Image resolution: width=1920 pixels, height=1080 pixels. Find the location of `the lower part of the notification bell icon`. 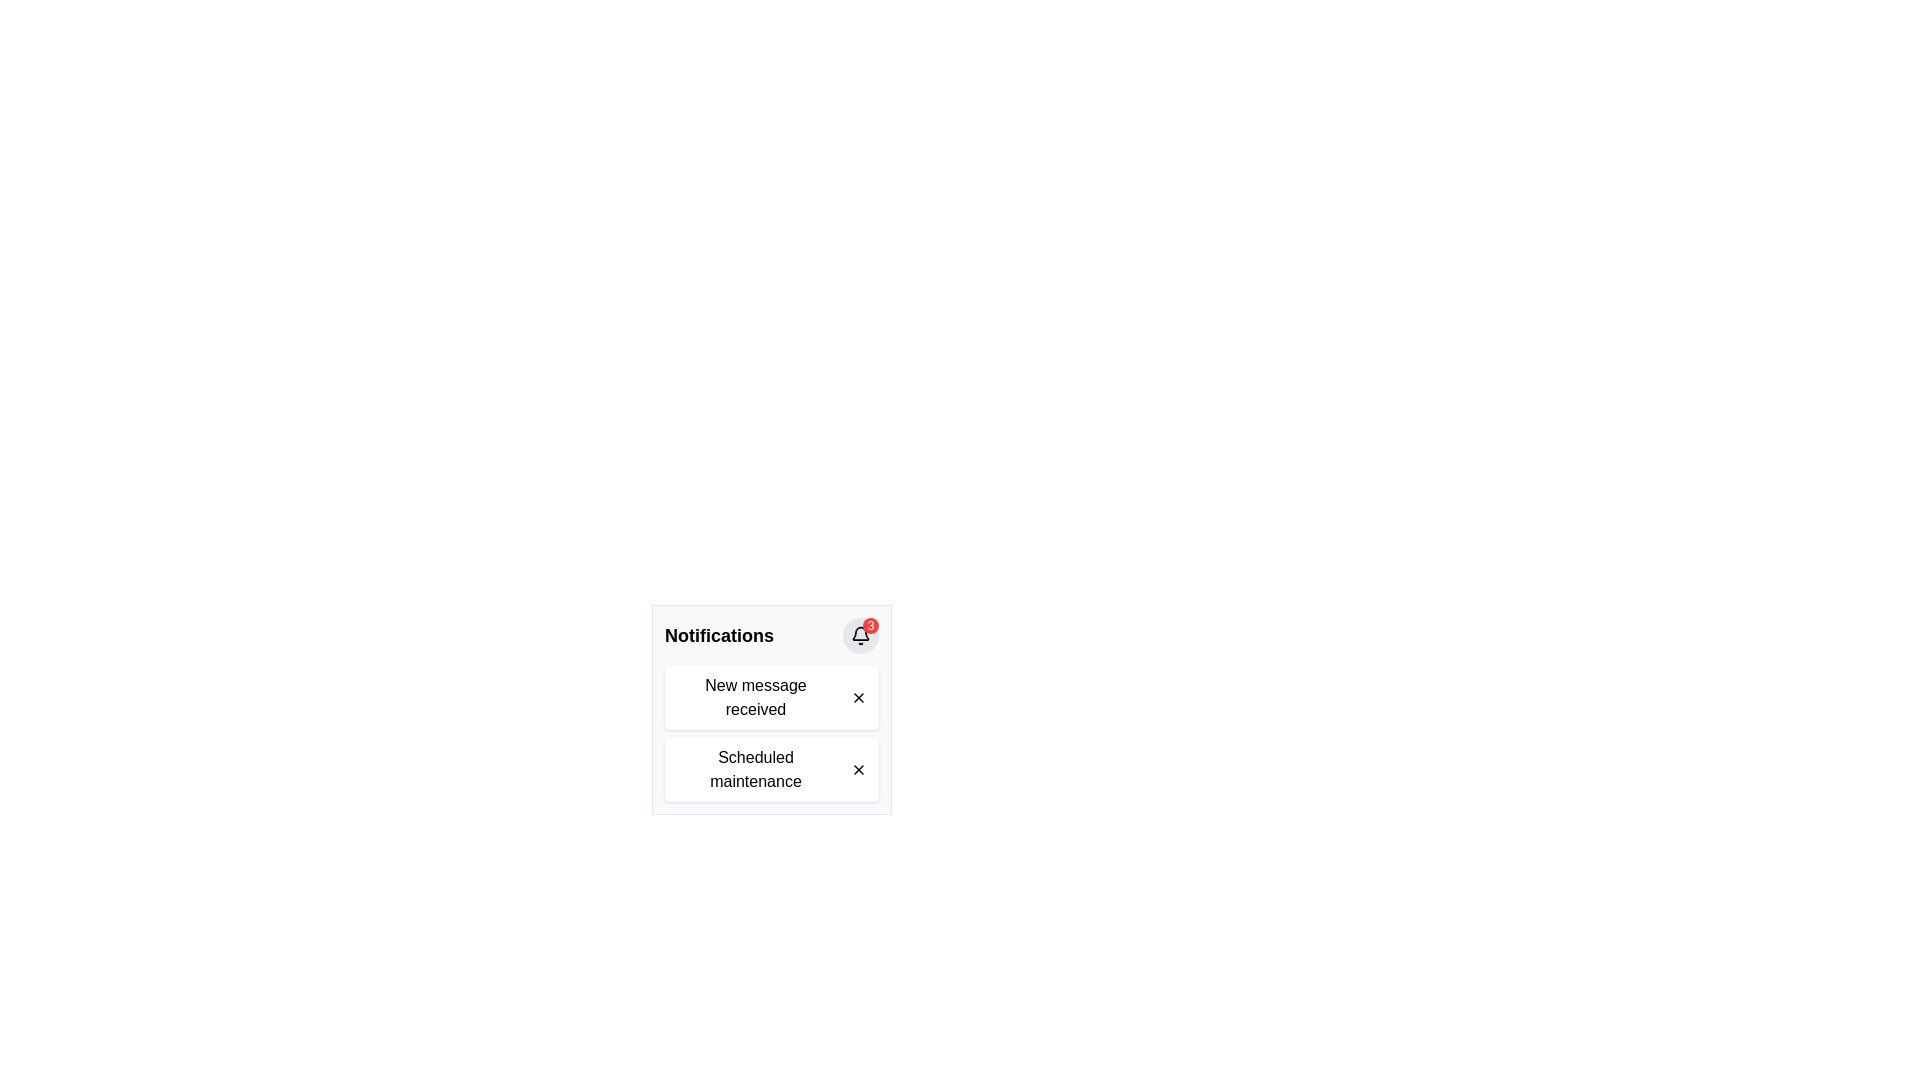

the lower part of the notification bell icon is located at coordinates (860, 633).